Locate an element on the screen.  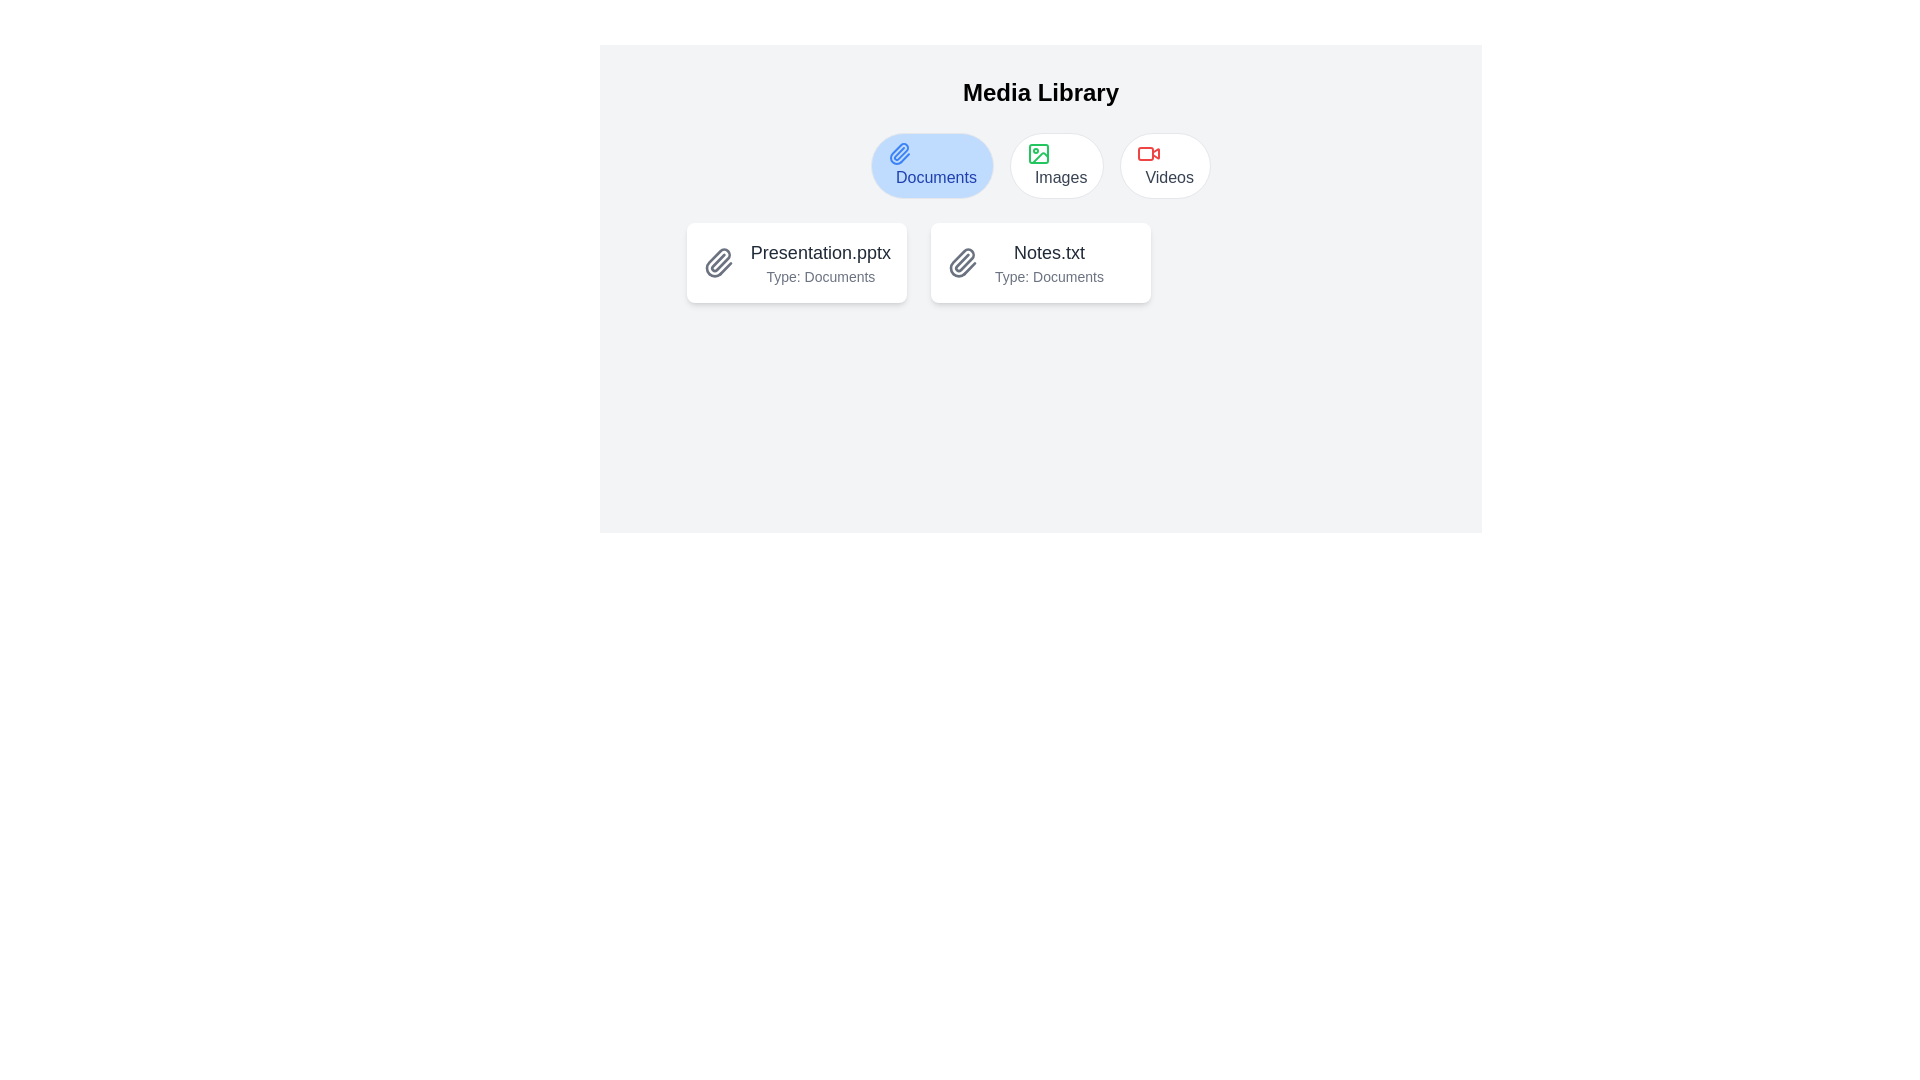
the graphical component of the 'Videos' button in the Media Library interface, which is located at the rightmost side of the group of buttons labeled 'Documents', 'Images', and 'Videos' is located at coordinates (1146, 153).